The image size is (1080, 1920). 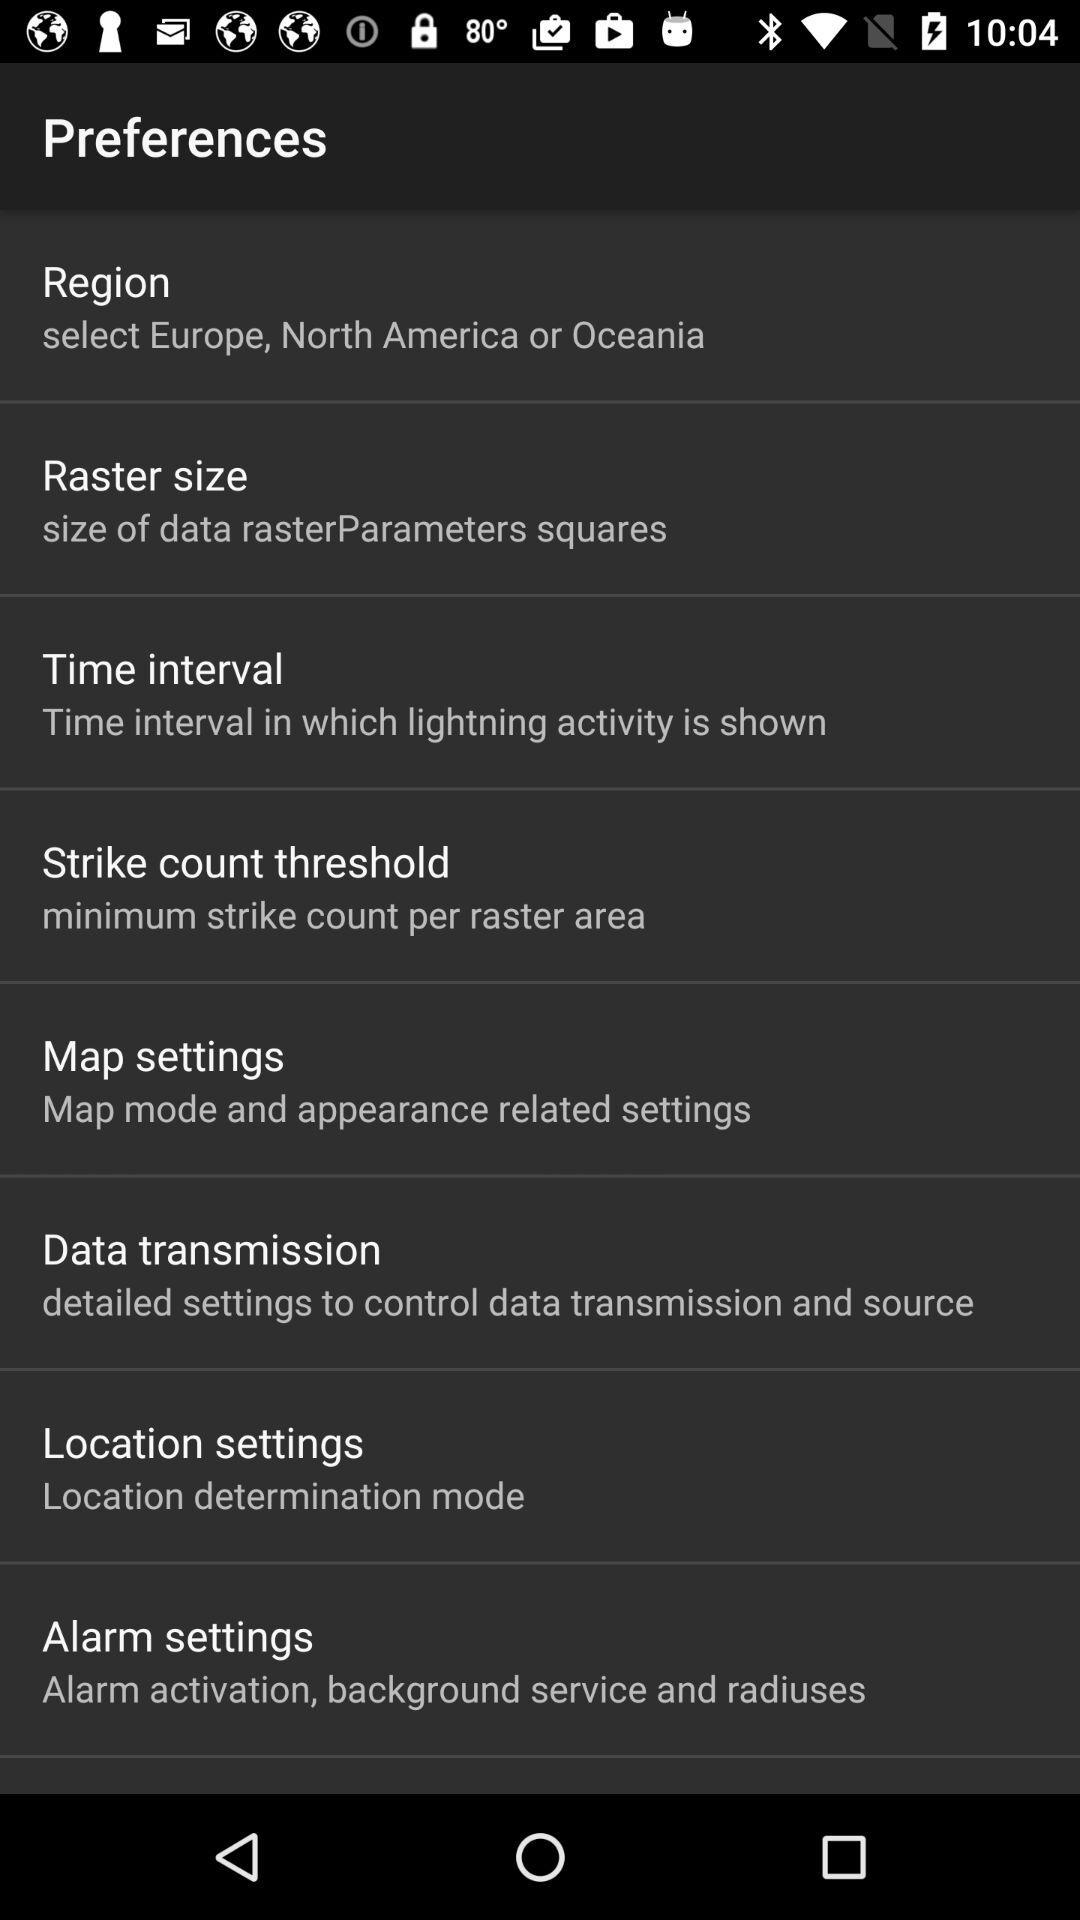 I want to click on the alarm activation background item, so click(x=454, y=1687).